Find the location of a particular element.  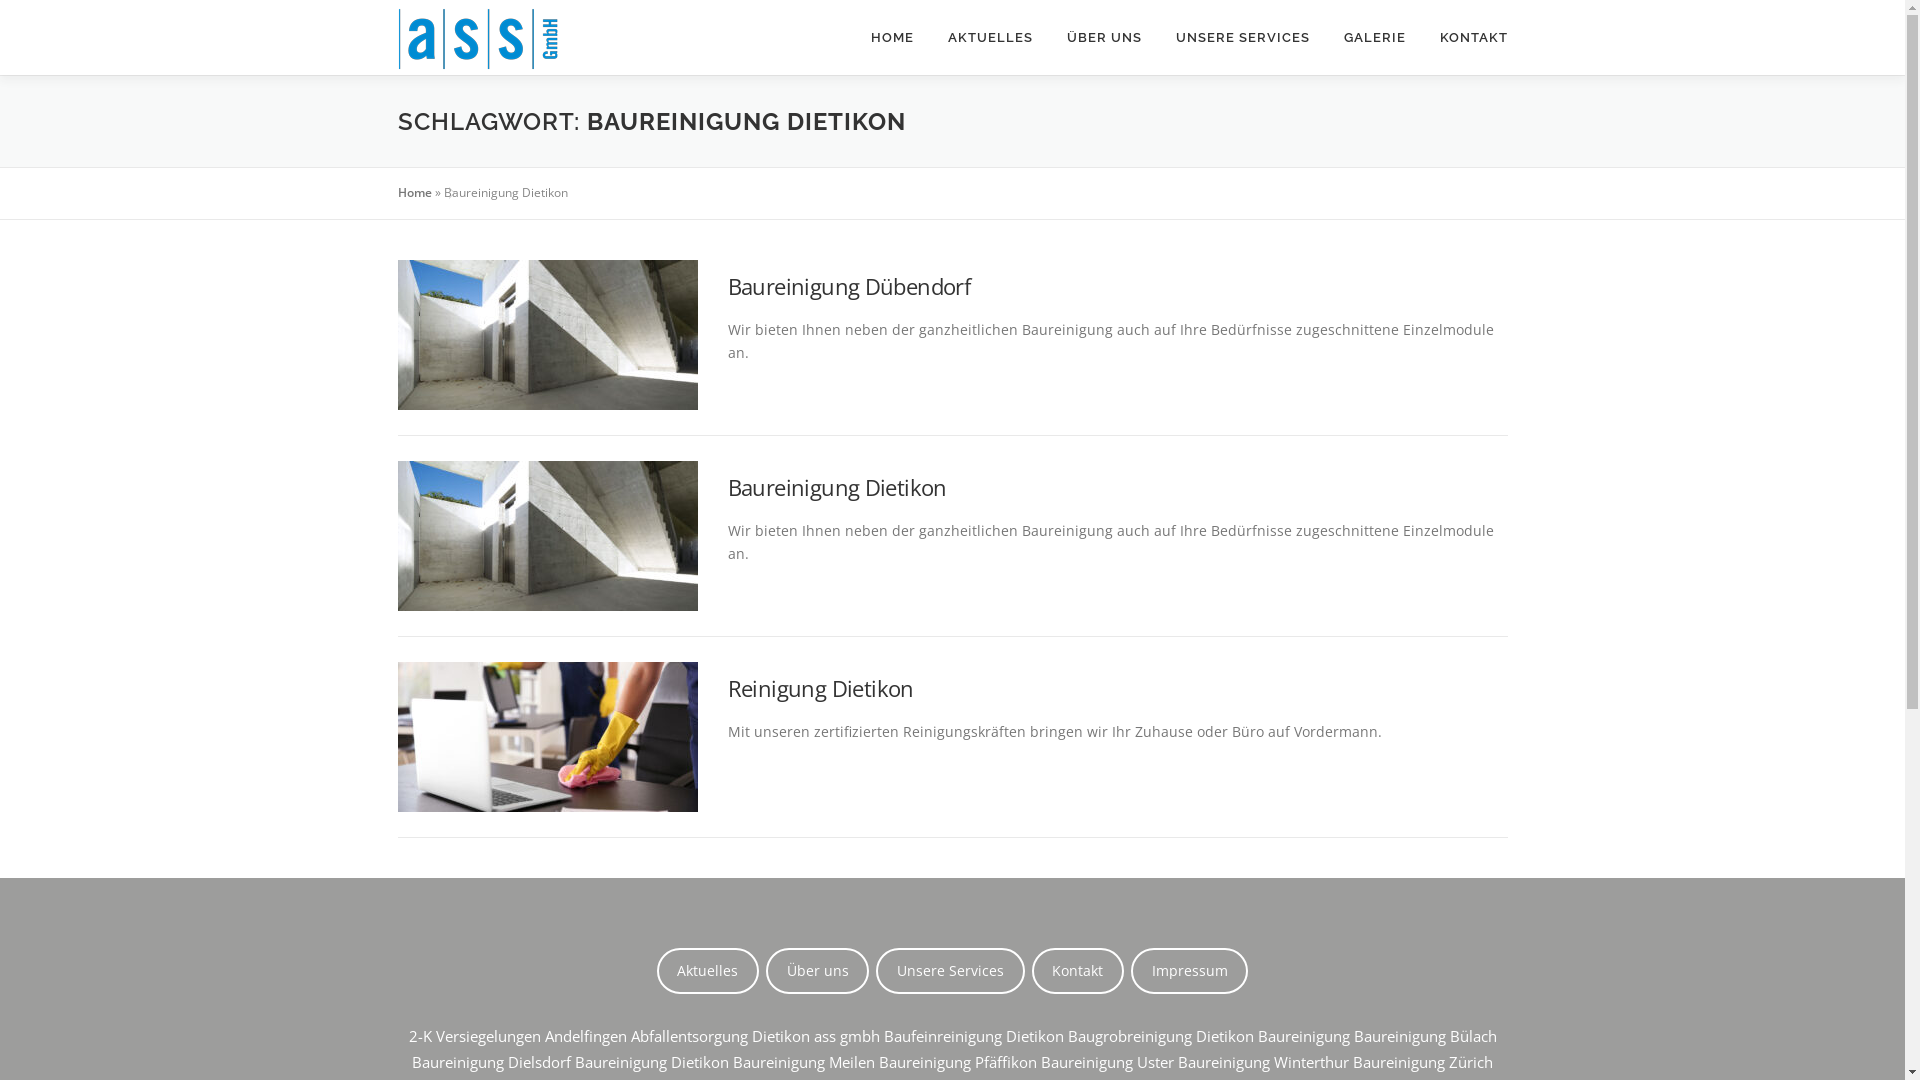

'Baureinigung Dielsdorf' is located at coordinates (411, 1060).